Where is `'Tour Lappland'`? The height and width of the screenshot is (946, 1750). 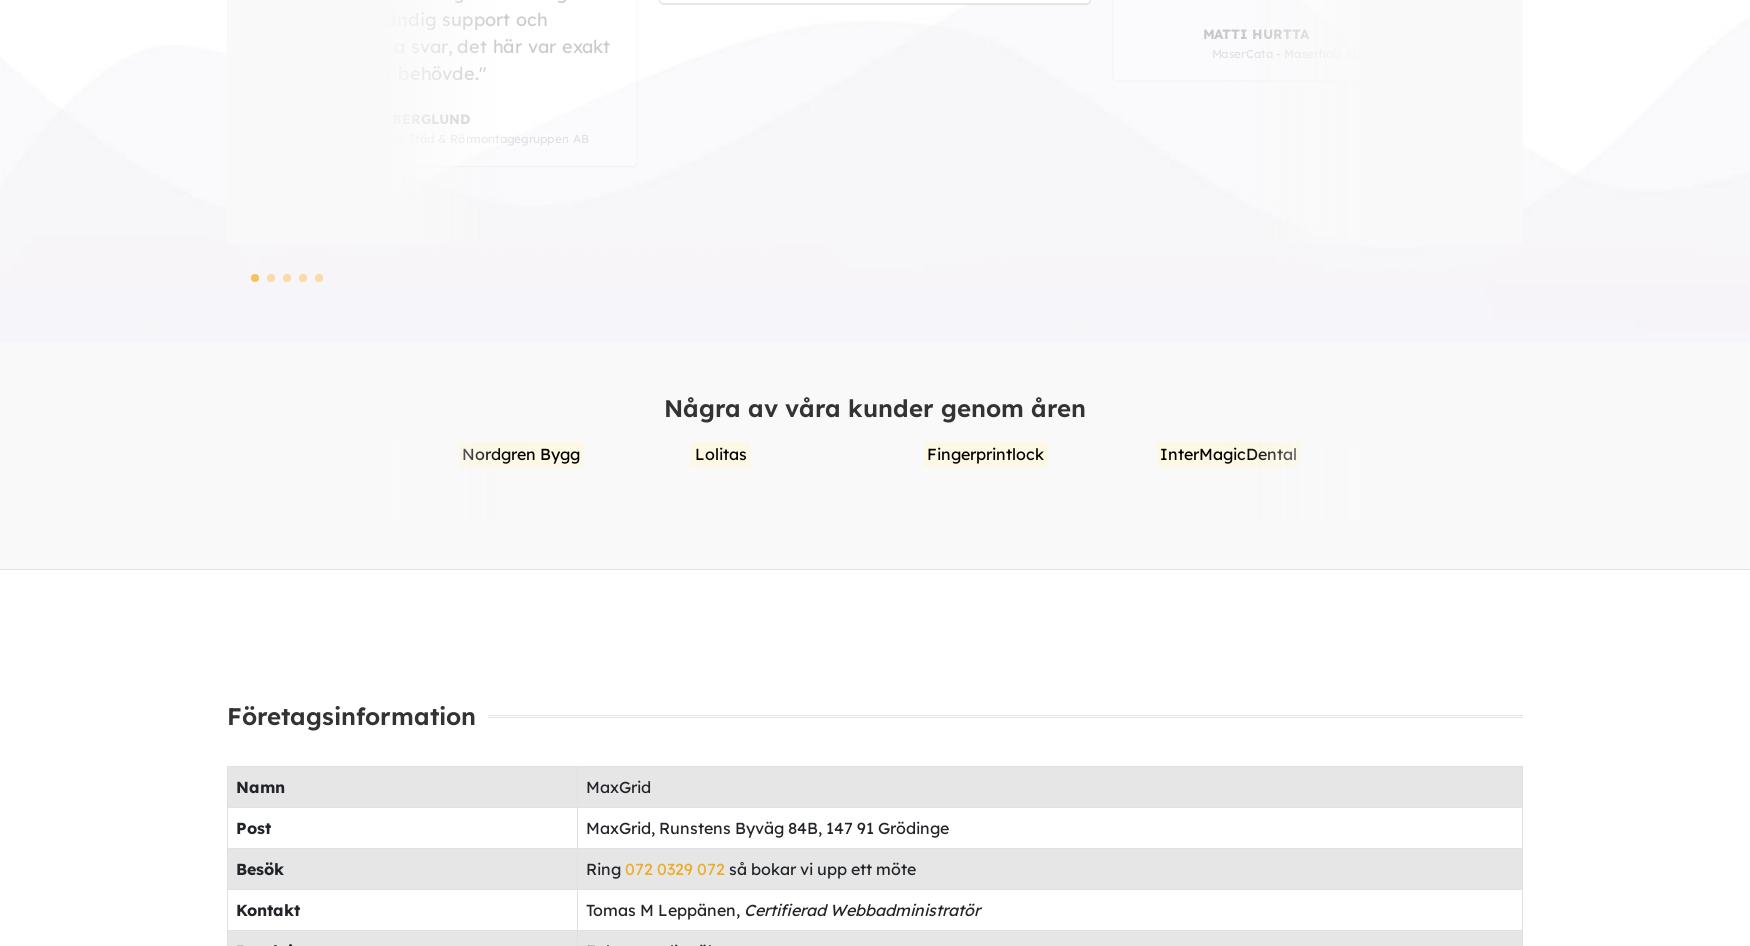 'Tour Lappland' is located at coordinates (1501, 452).